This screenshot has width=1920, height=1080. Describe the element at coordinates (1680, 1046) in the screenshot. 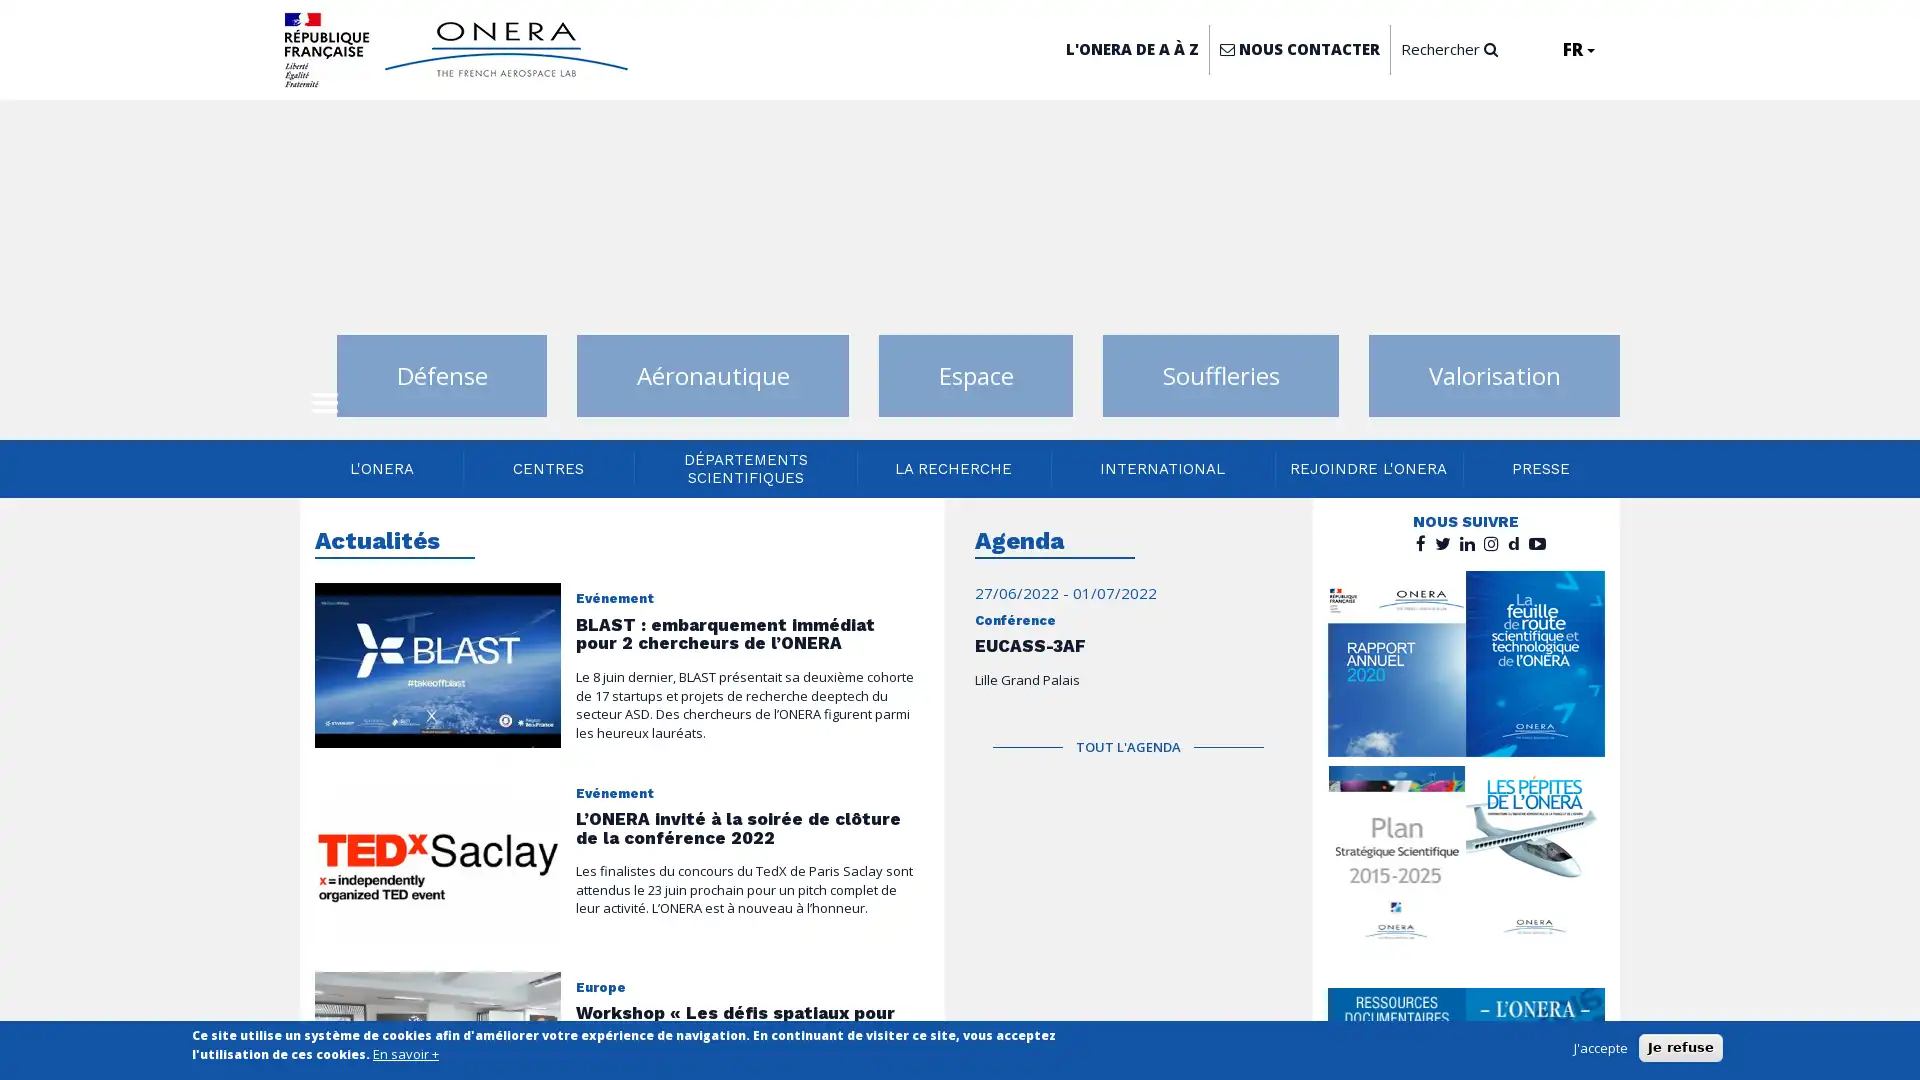

I see `Je refuse` at that location.